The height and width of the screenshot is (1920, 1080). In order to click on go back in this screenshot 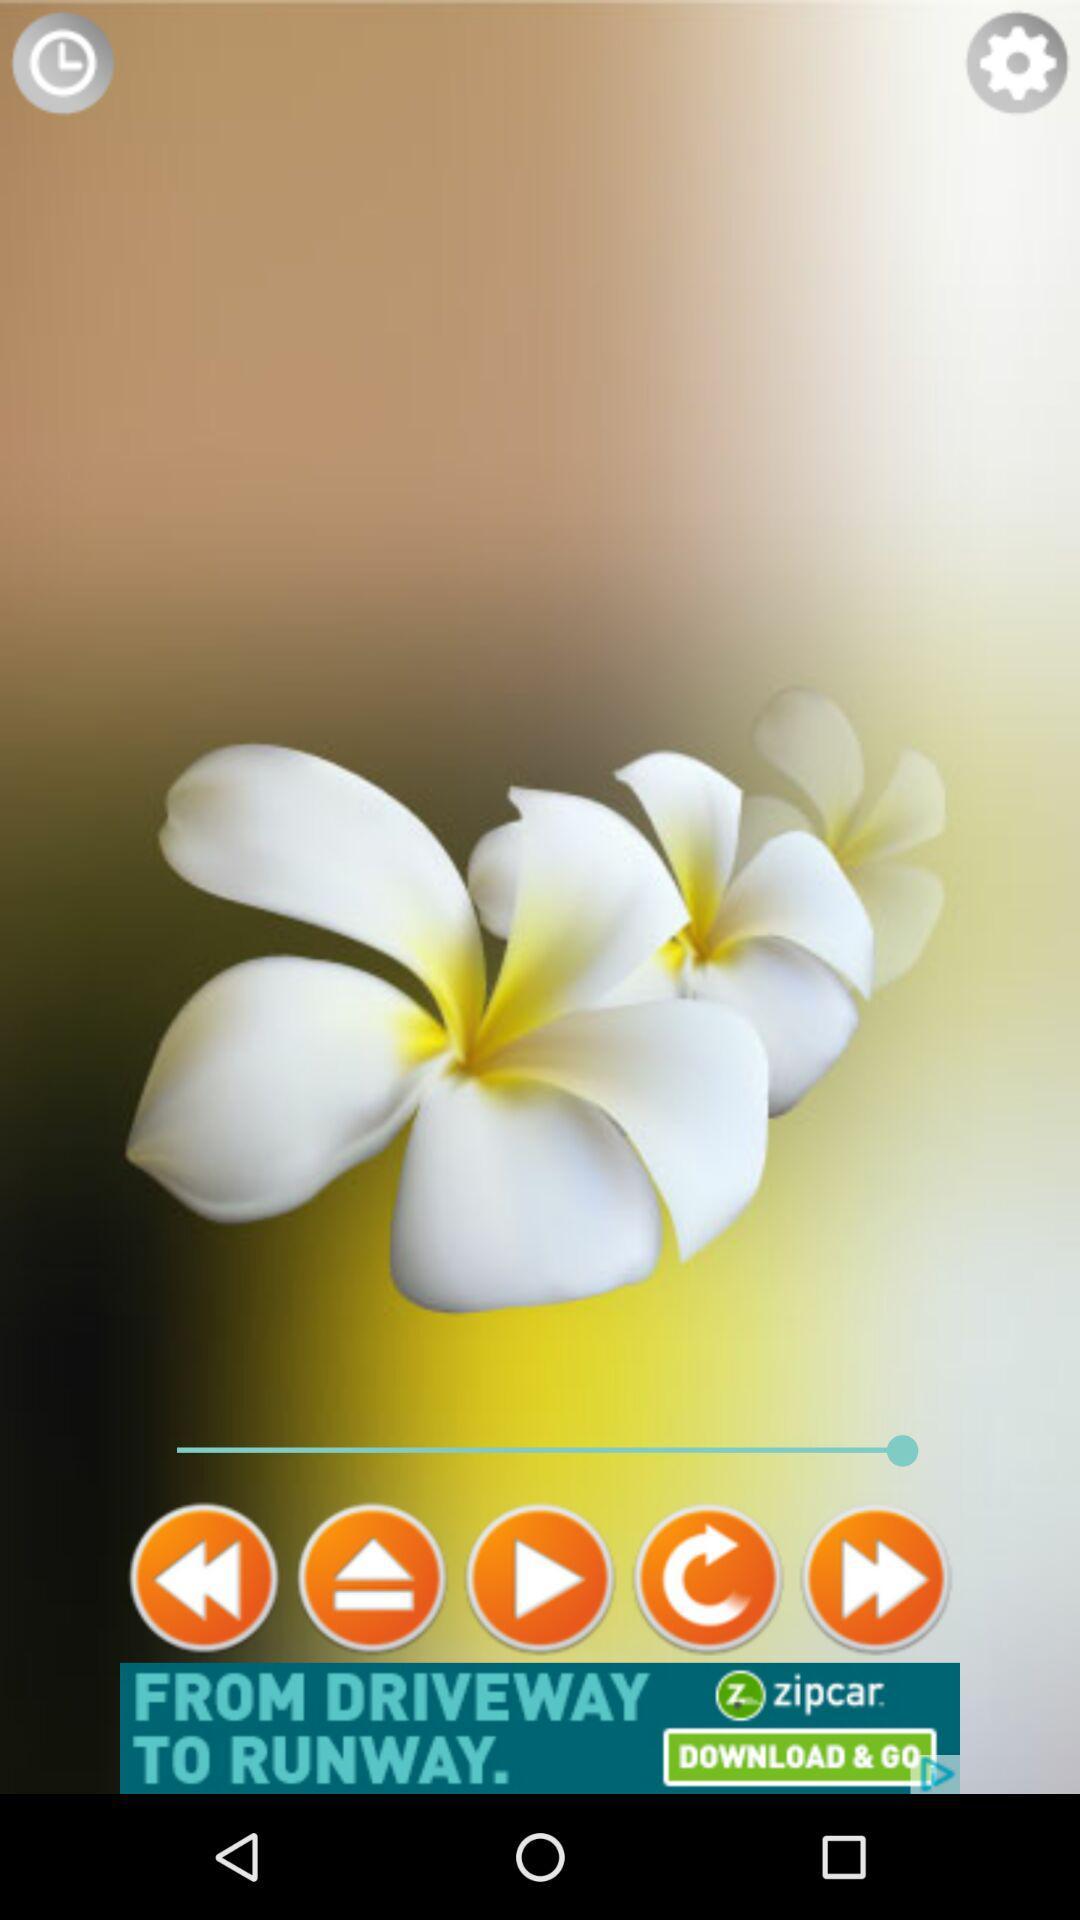, I will do `click(204, 1577)`.